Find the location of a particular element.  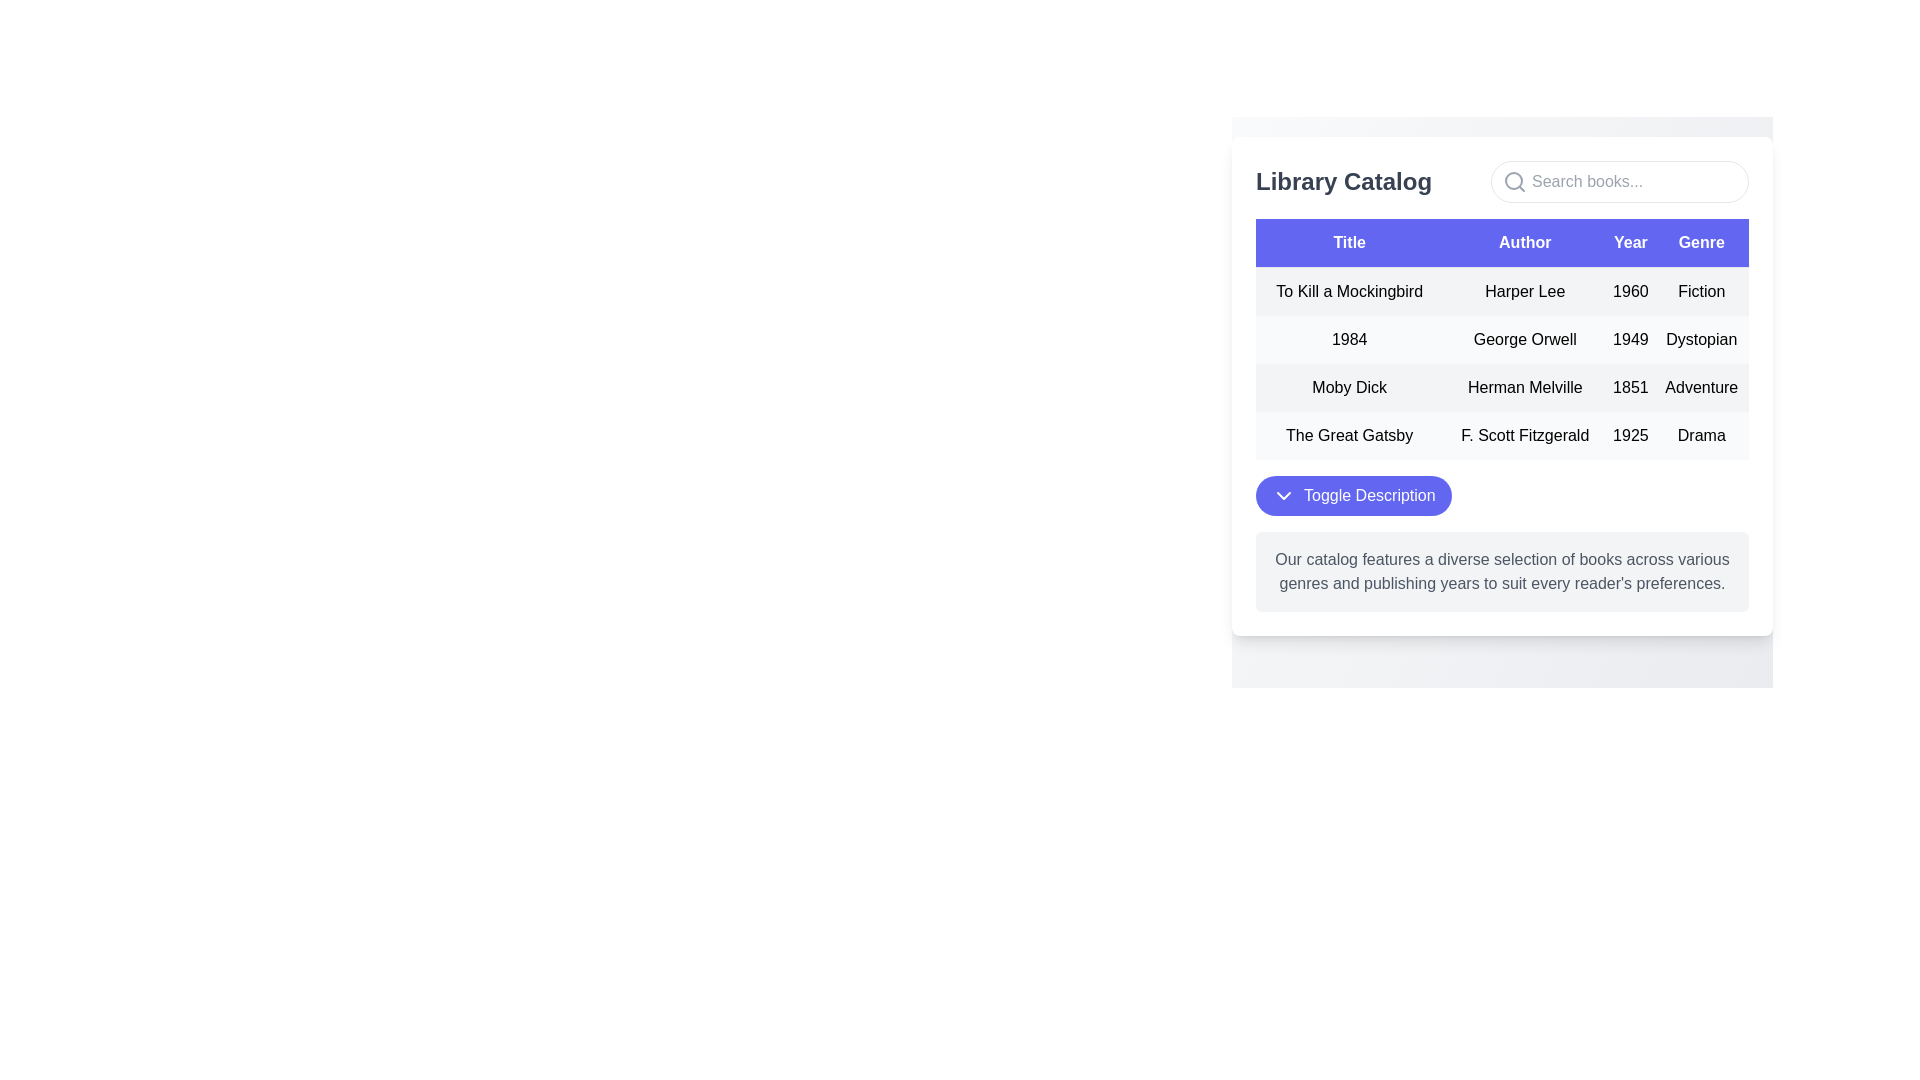

the search icon located in the header with search functionality at the top of the section, which allows users to filter entries in the library catalog is located at coordinates (1502, 181).